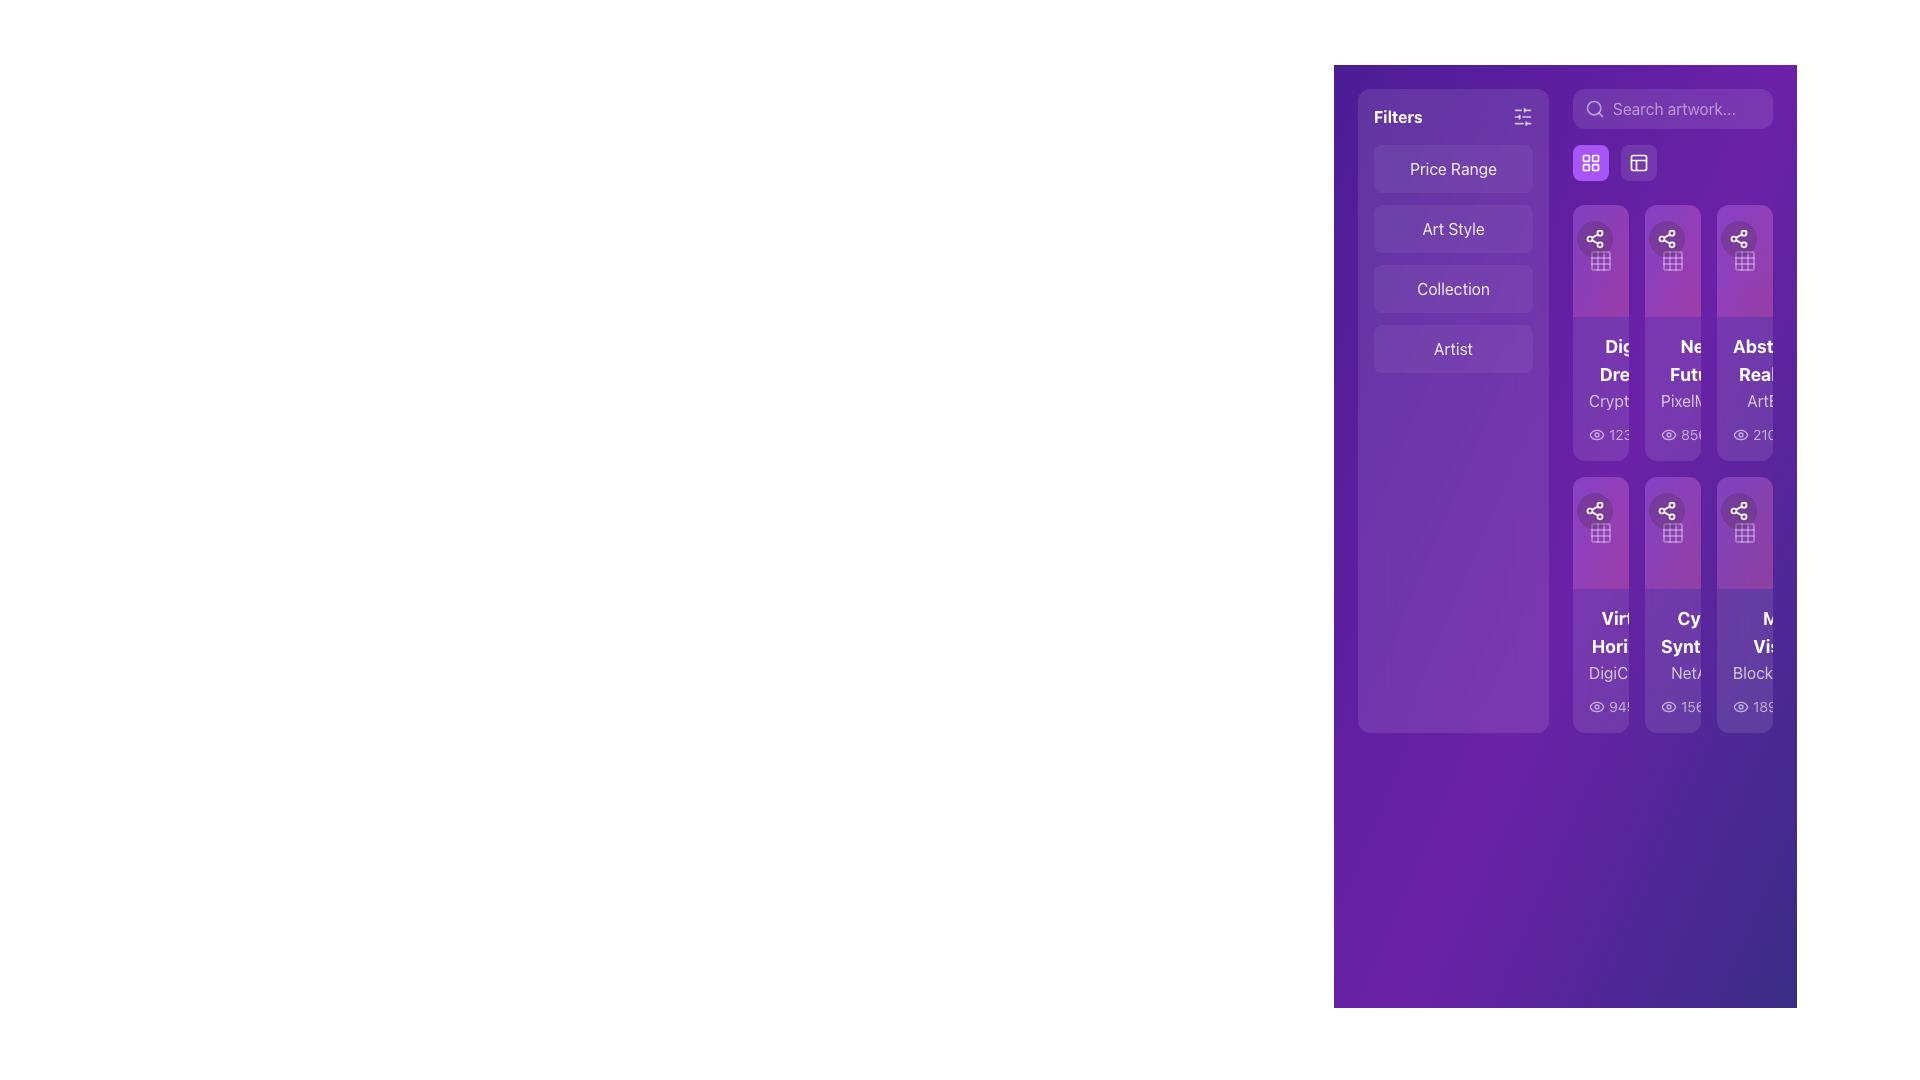 The image size is (1920, 1080). Describe the element at coordinates (1589, 161) in the screenshot. I see `the icon button styled as a grid layout with four square cells, displayed in white against a purple circular background` at that location.